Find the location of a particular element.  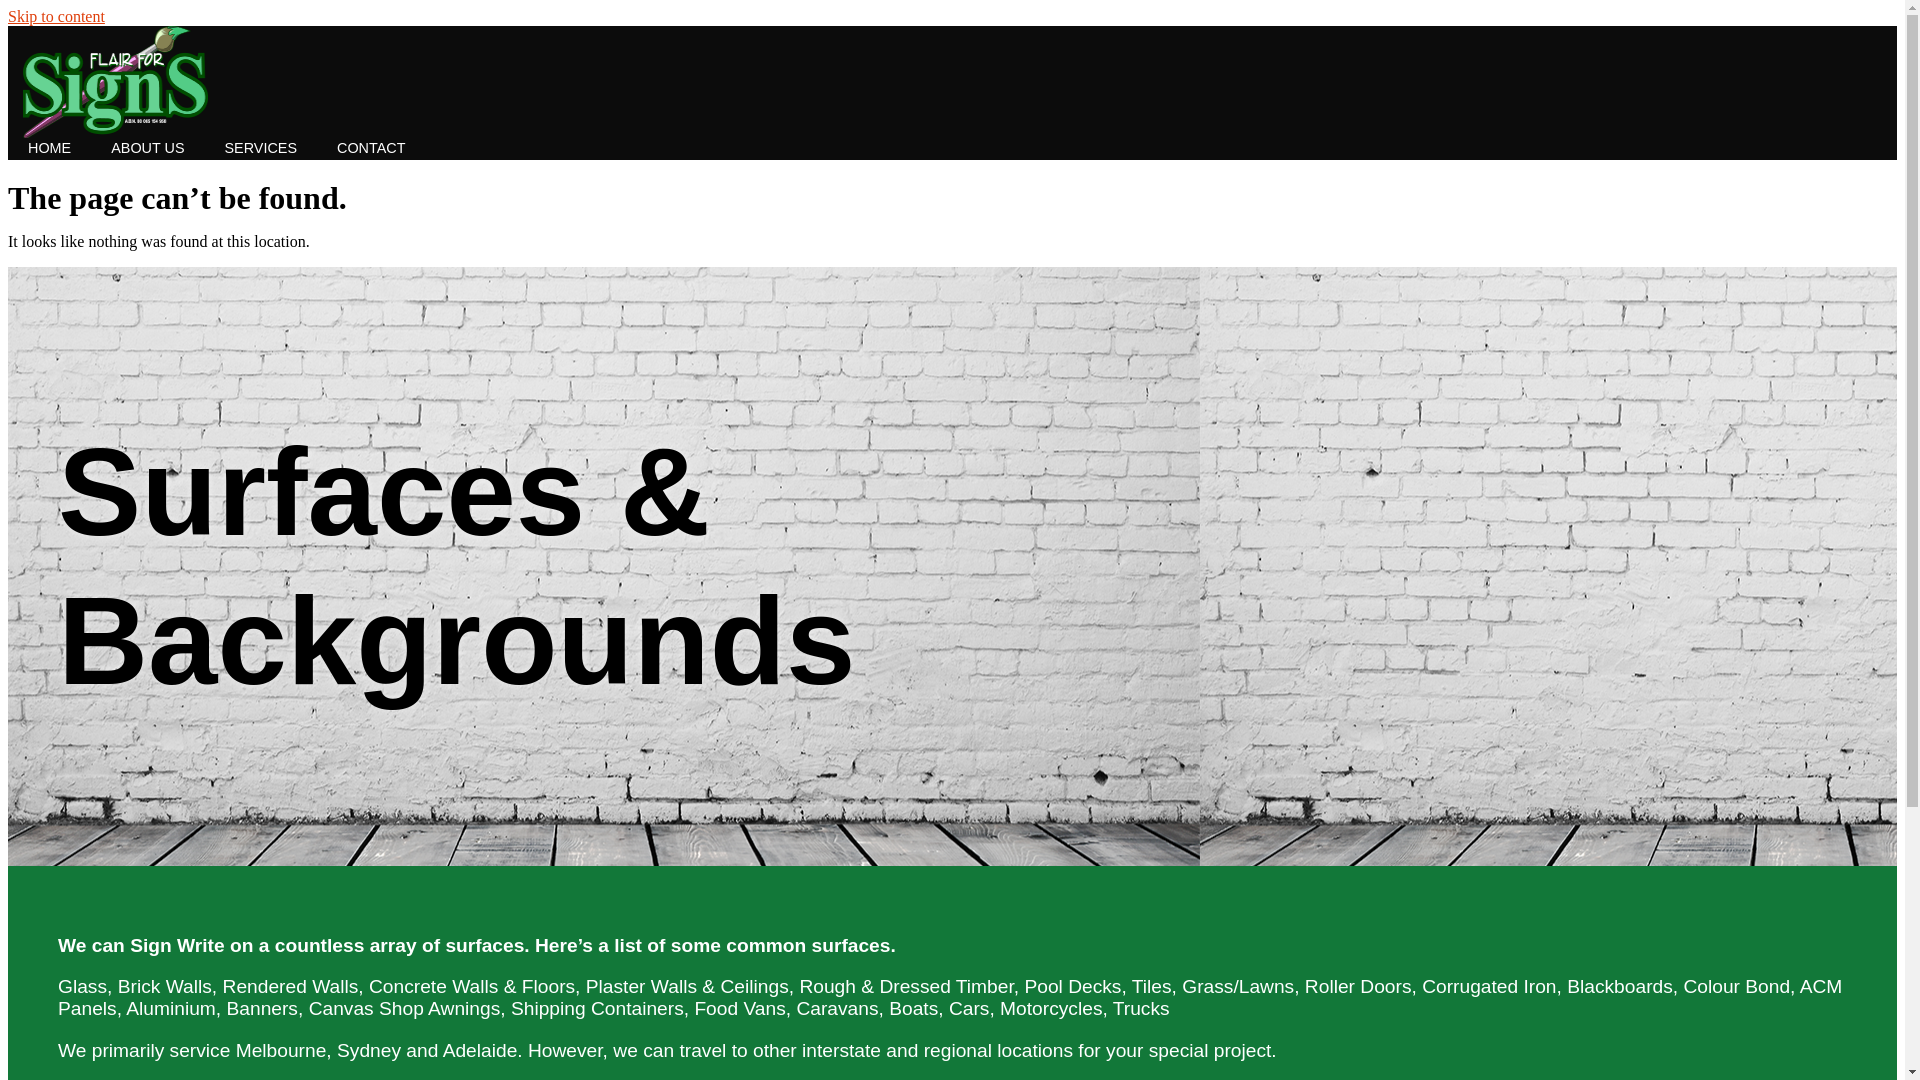

'SERVICES' is located at coordinates (259, 148).